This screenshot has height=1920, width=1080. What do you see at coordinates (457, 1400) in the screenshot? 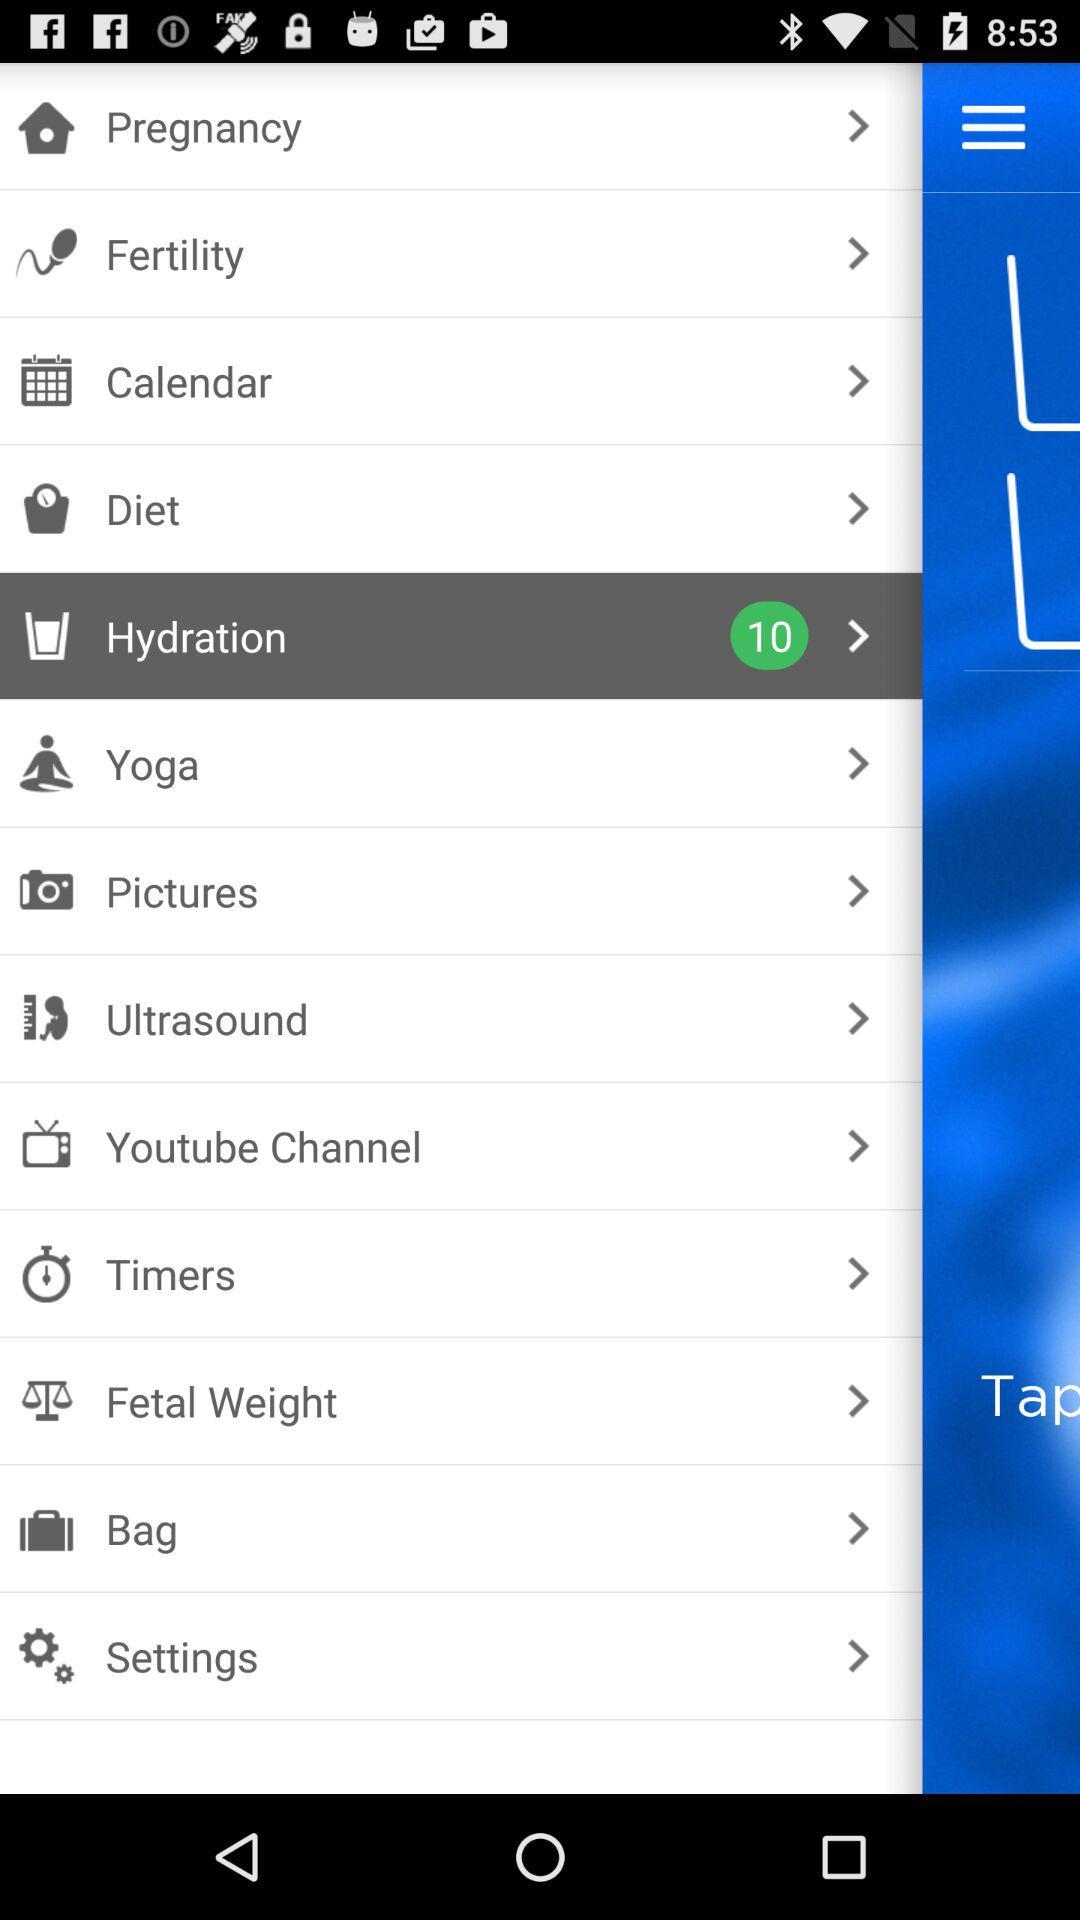
I see `icon below the timers` at bounding box center [457, 1400].